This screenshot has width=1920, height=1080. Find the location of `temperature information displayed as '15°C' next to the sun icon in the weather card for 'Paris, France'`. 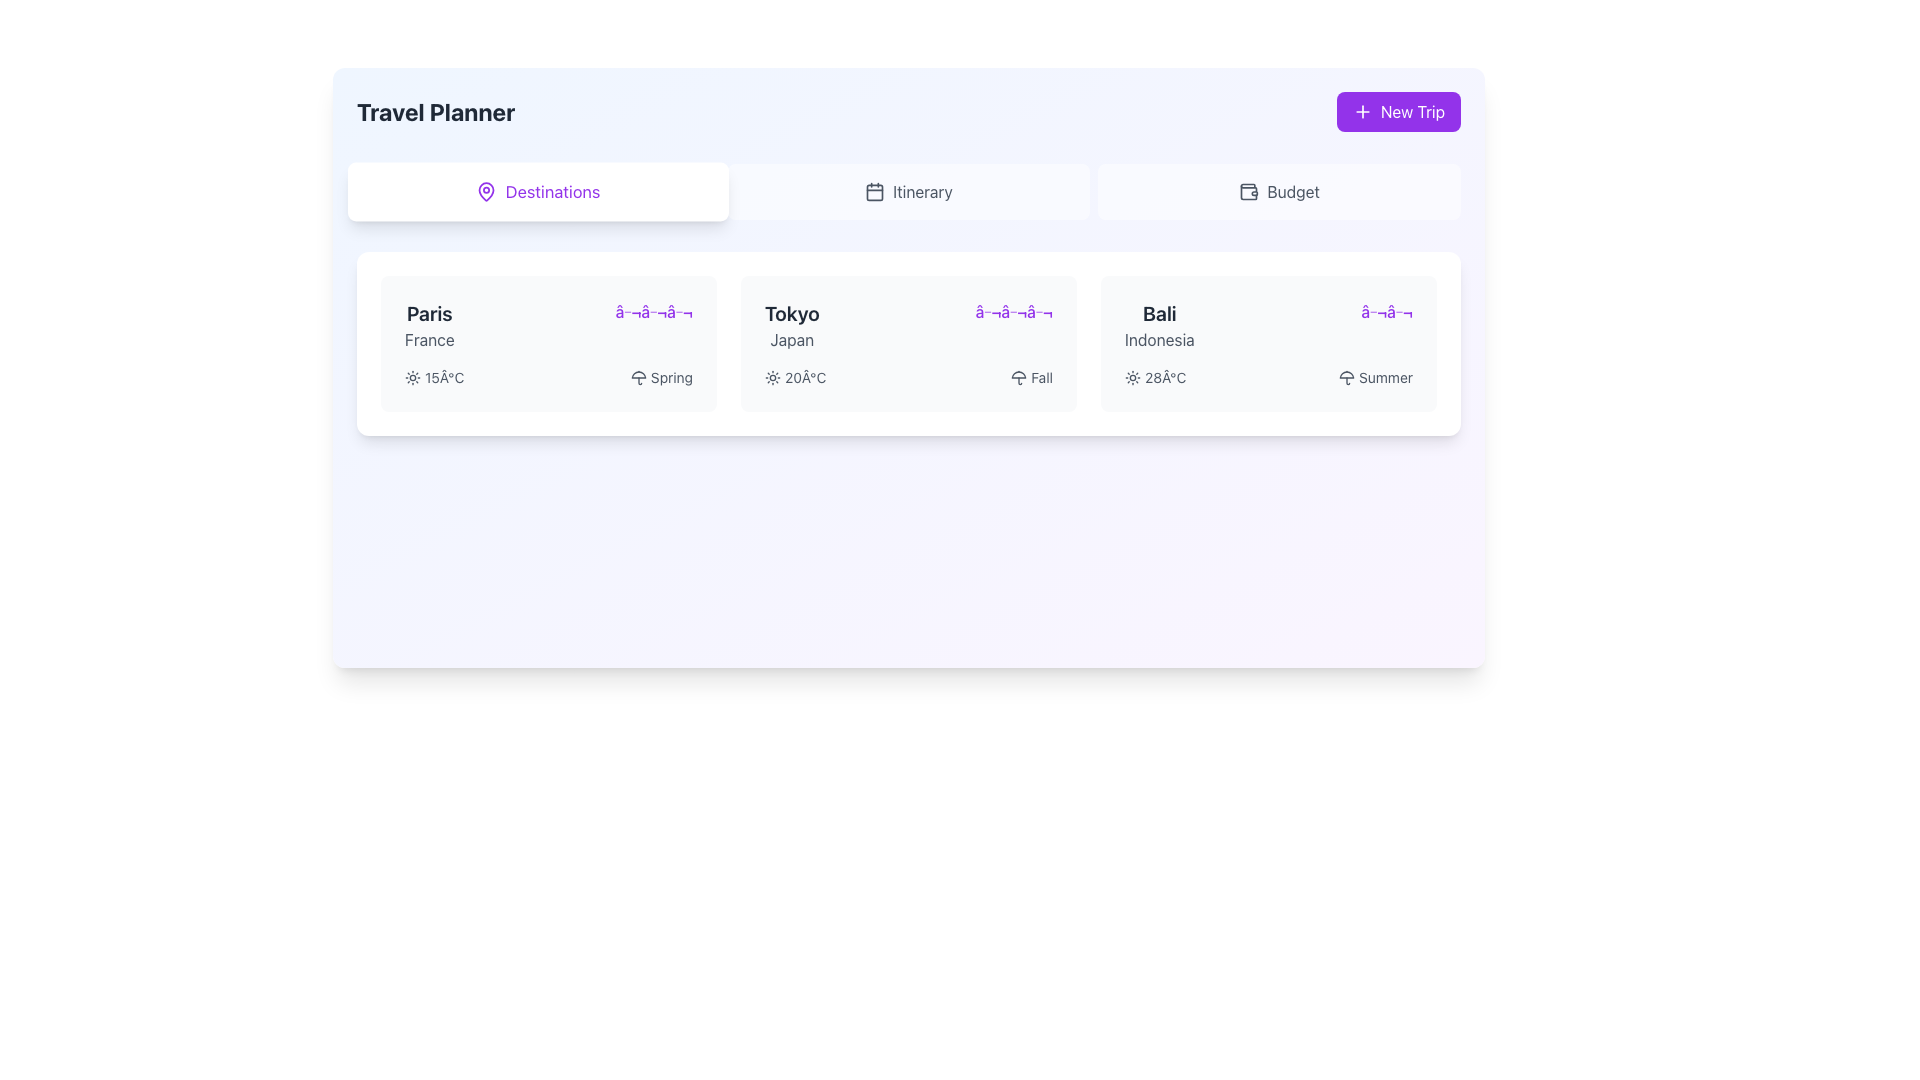

temperature information displayed as '15°C' next to the sun icon in the weather card for 'Paris, France' is located at coordinates (433, 378).